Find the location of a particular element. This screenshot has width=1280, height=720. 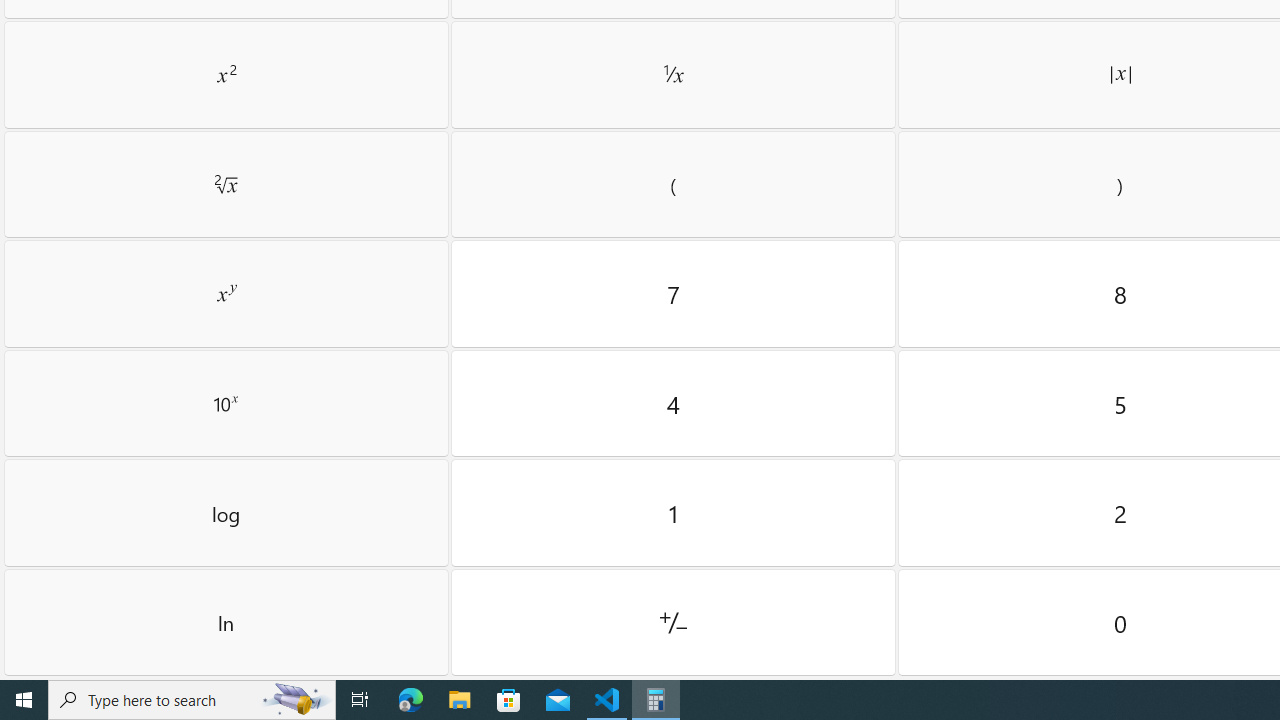

'Calculator - 1 running window' is located at coordinates (656, 698).